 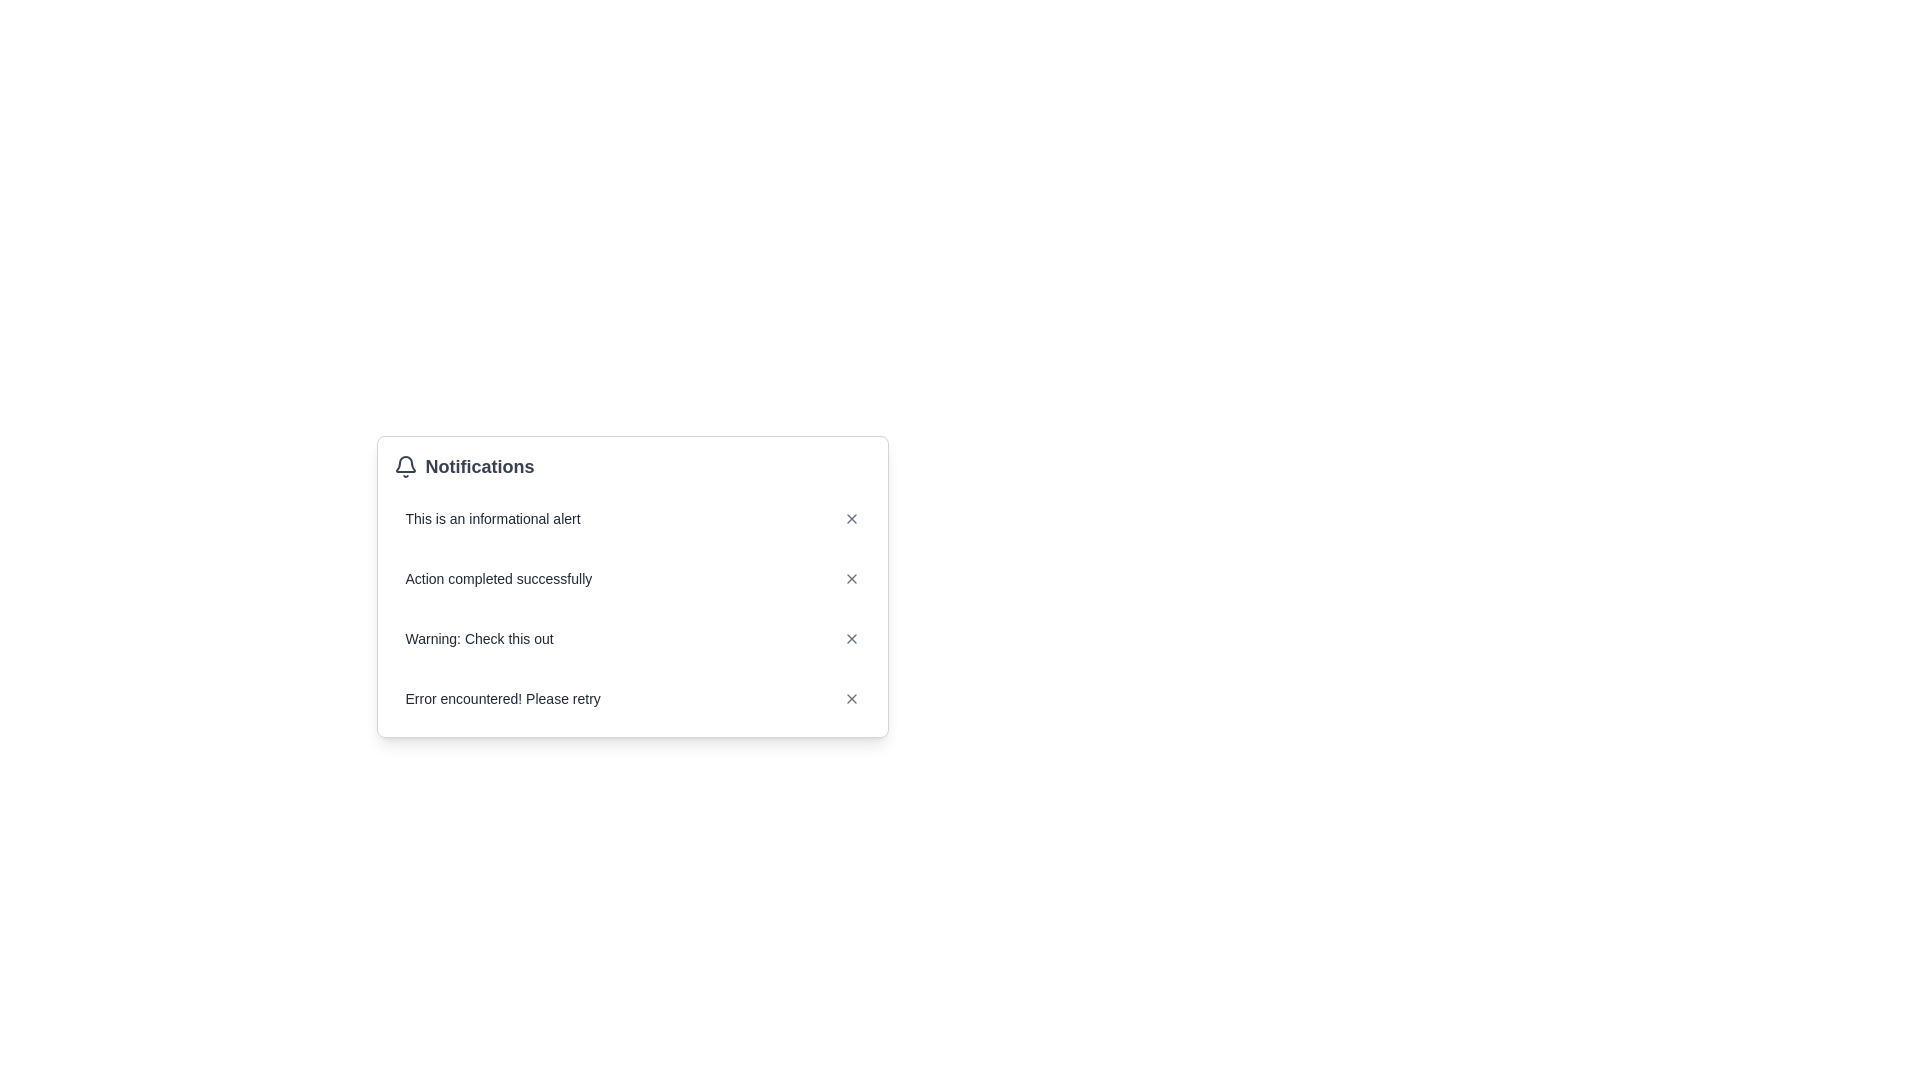 What do you see at coordinates (851, 639) in the screenshot?
I see `the interactive close icon styled as an 'X' in the far-right corner of the 'Warning: Check this out.' notification bar` at bounding box center [851, 639].